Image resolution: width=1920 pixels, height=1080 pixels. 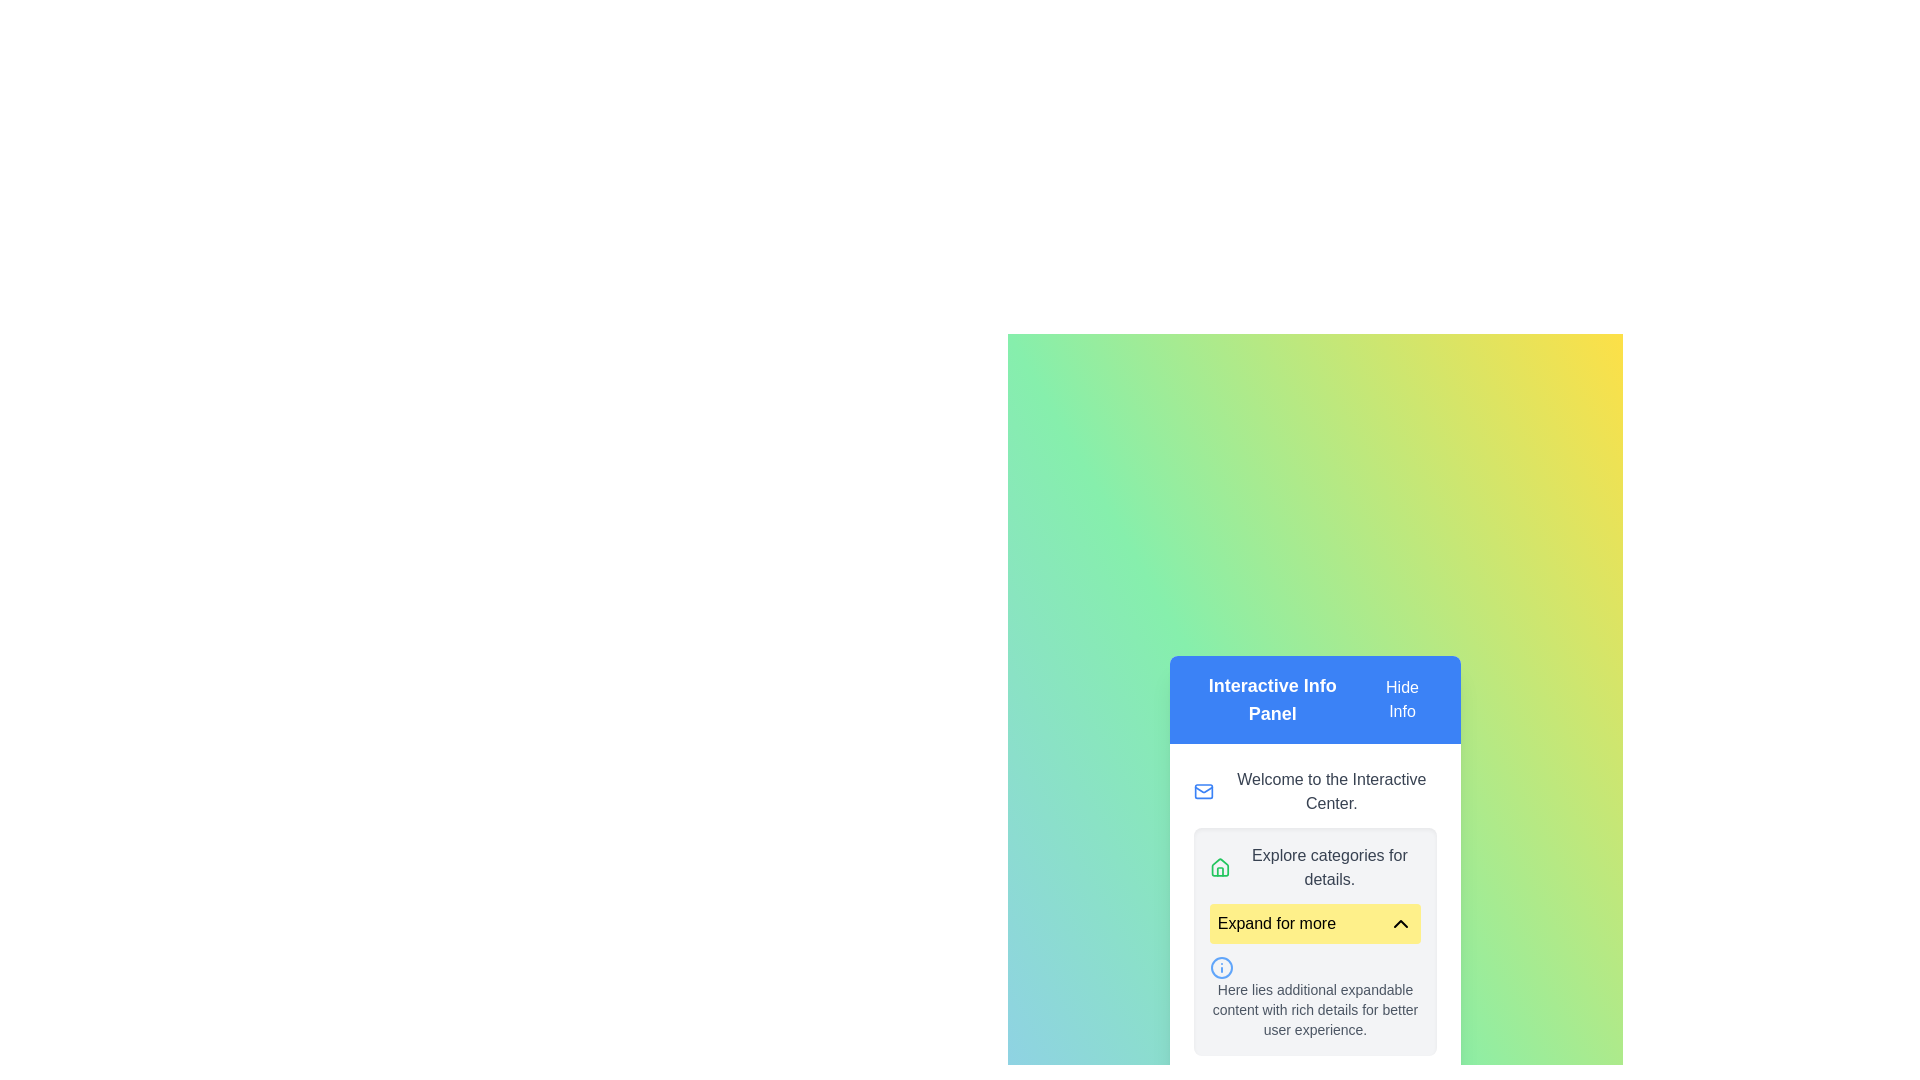 I want to click on the green house-shaped icon located to the left of the text 'Explore categories for details' in the central panel, so click(x=1219, y=866).